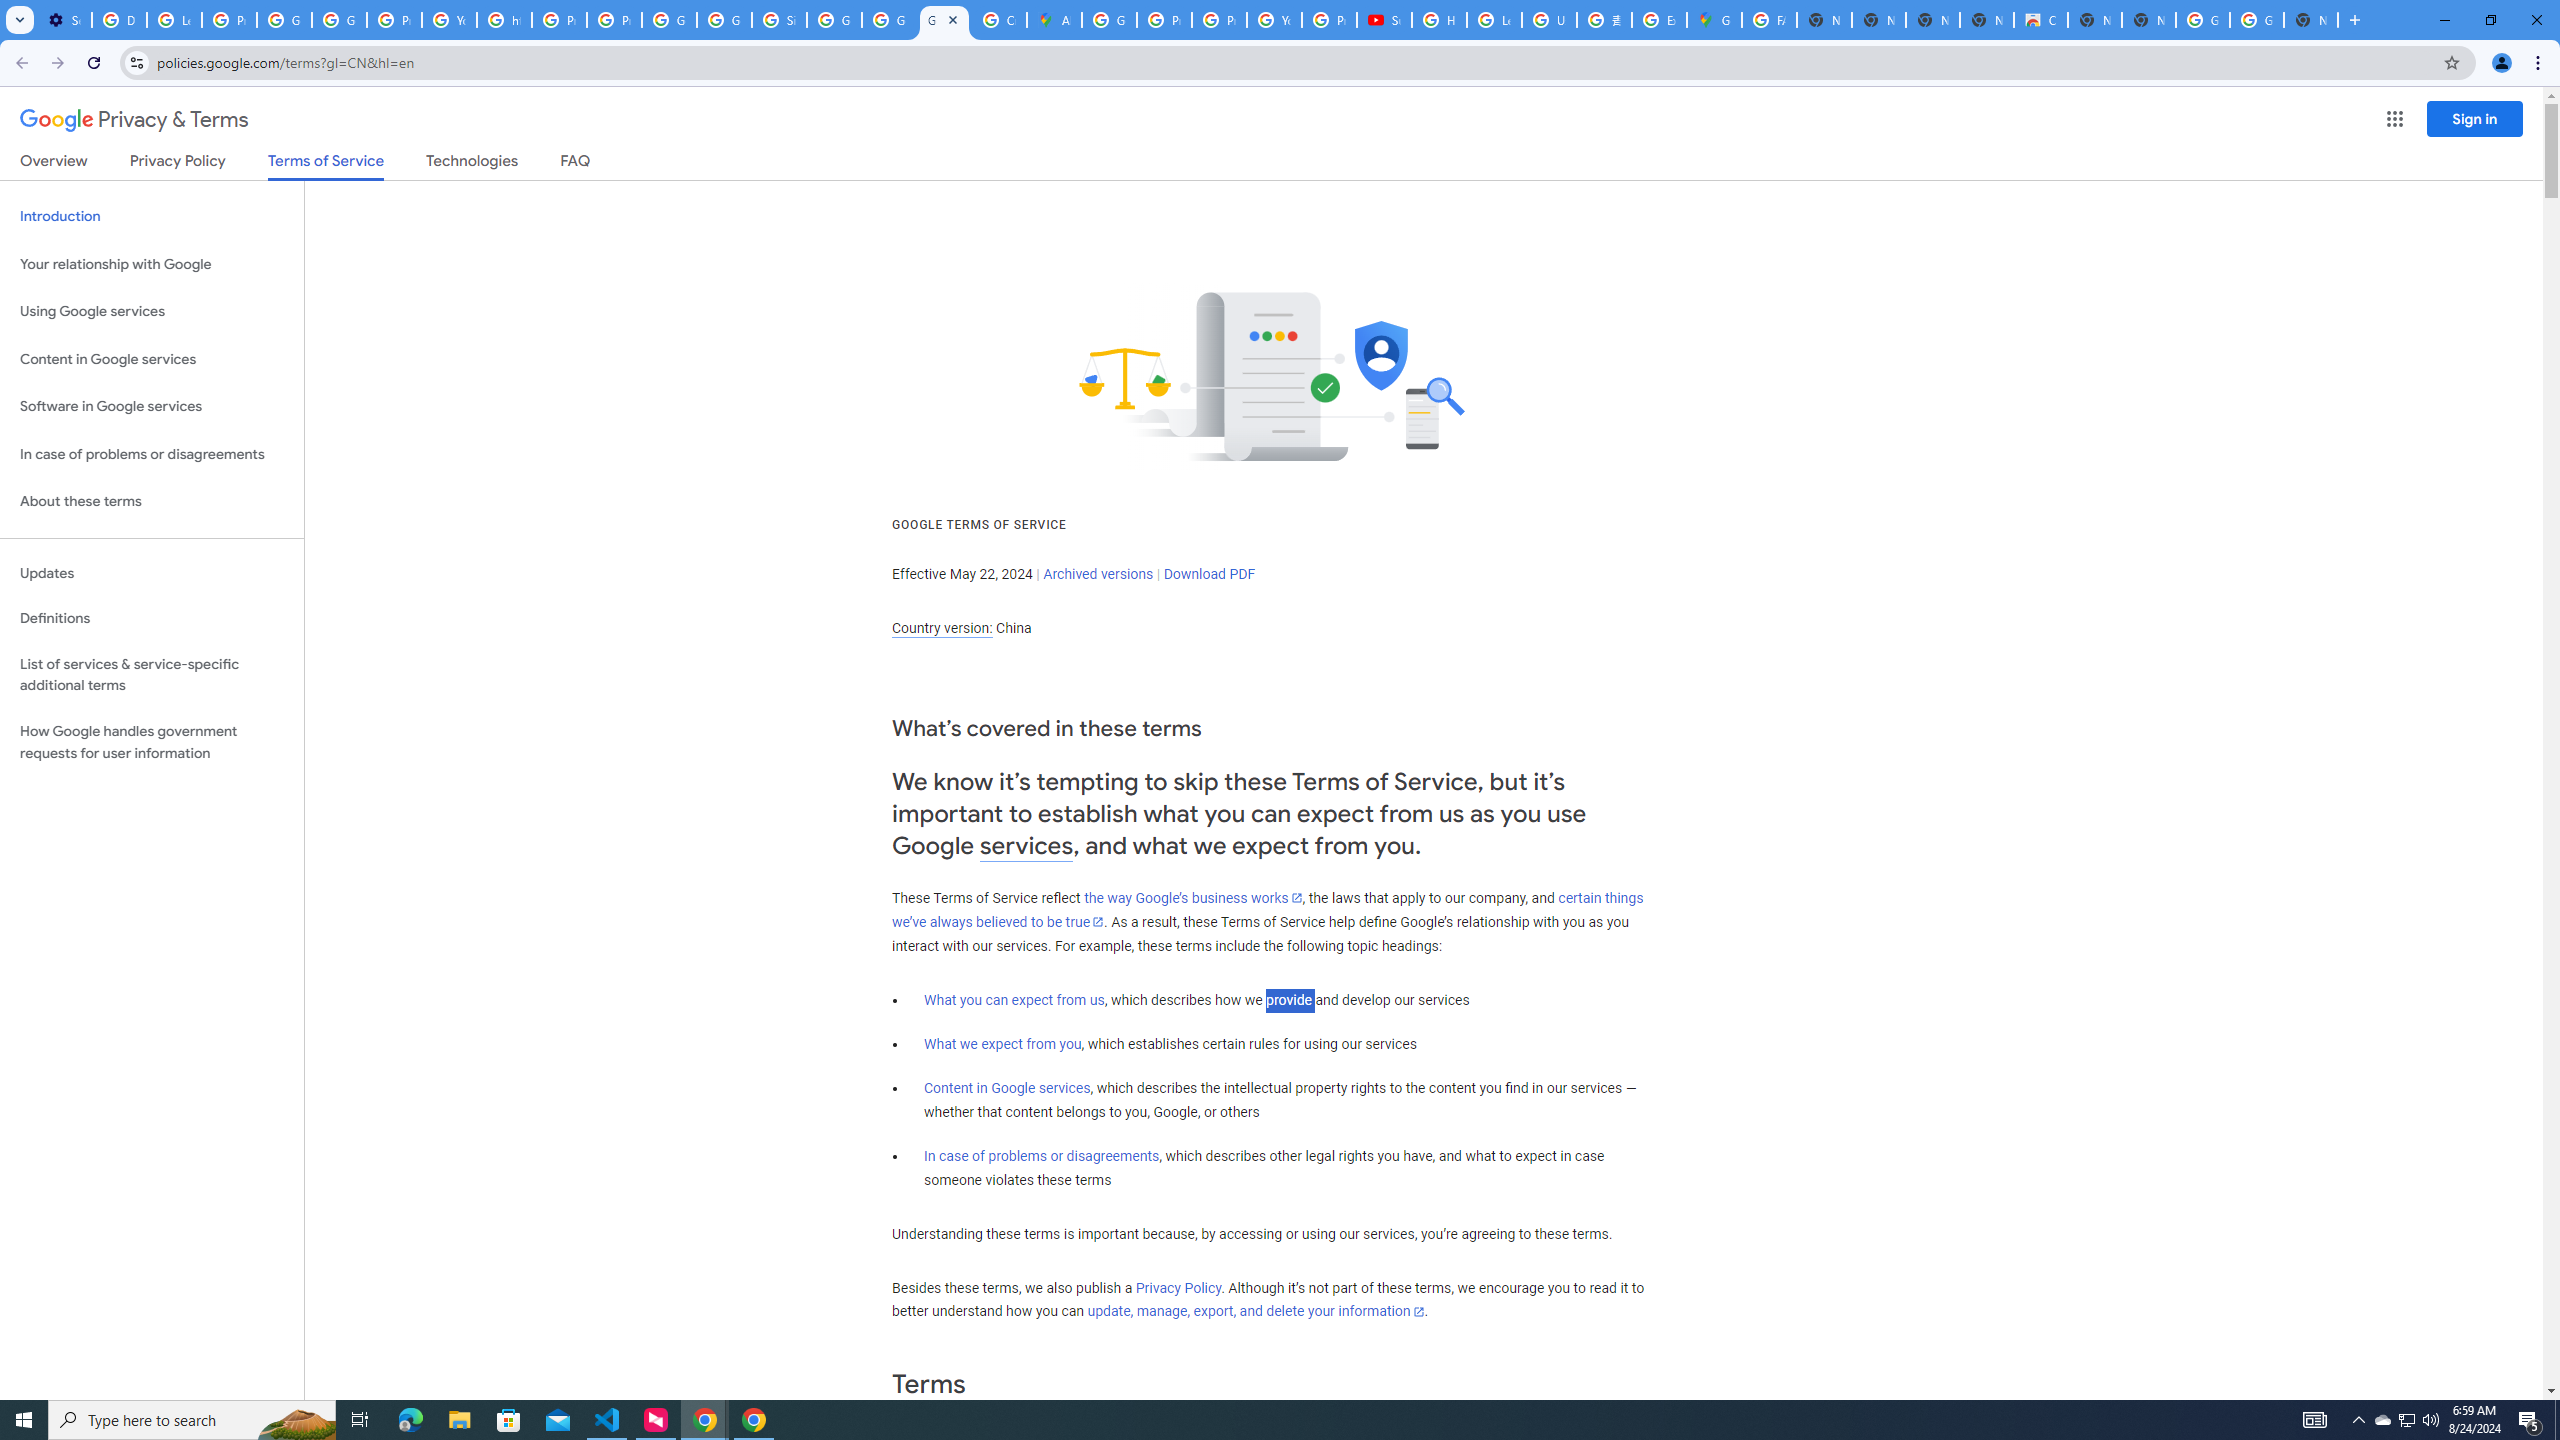 The height and width of the screenshot is (1440, 2560). What do you see at coordinates (151, 742) in the screenshot?
I see `'How Google handles government requests for user information'` at bounding box center [151, 742].